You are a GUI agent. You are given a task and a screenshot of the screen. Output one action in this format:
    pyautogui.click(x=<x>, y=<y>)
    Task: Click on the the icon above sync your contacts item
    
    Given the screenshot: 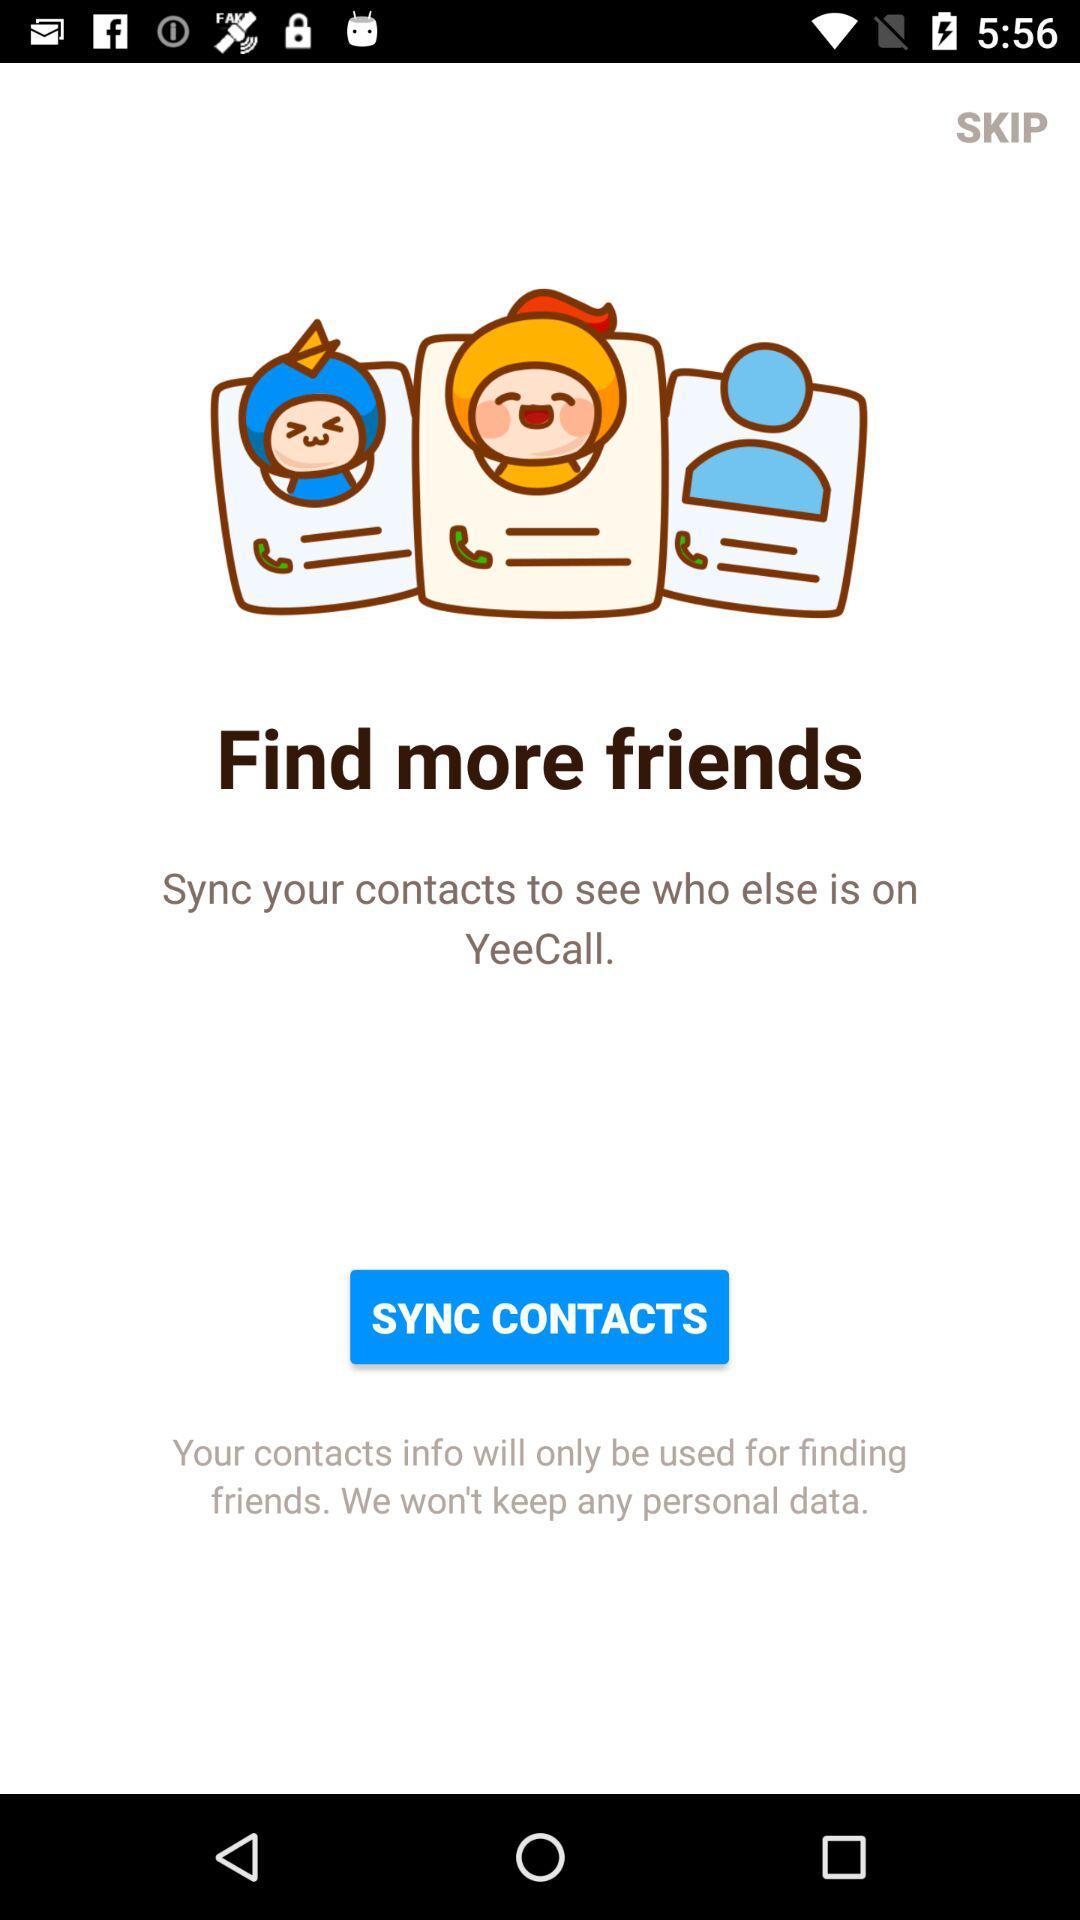 What is the action you would take?
    pyautogui.click(x=1002, y=124)
    